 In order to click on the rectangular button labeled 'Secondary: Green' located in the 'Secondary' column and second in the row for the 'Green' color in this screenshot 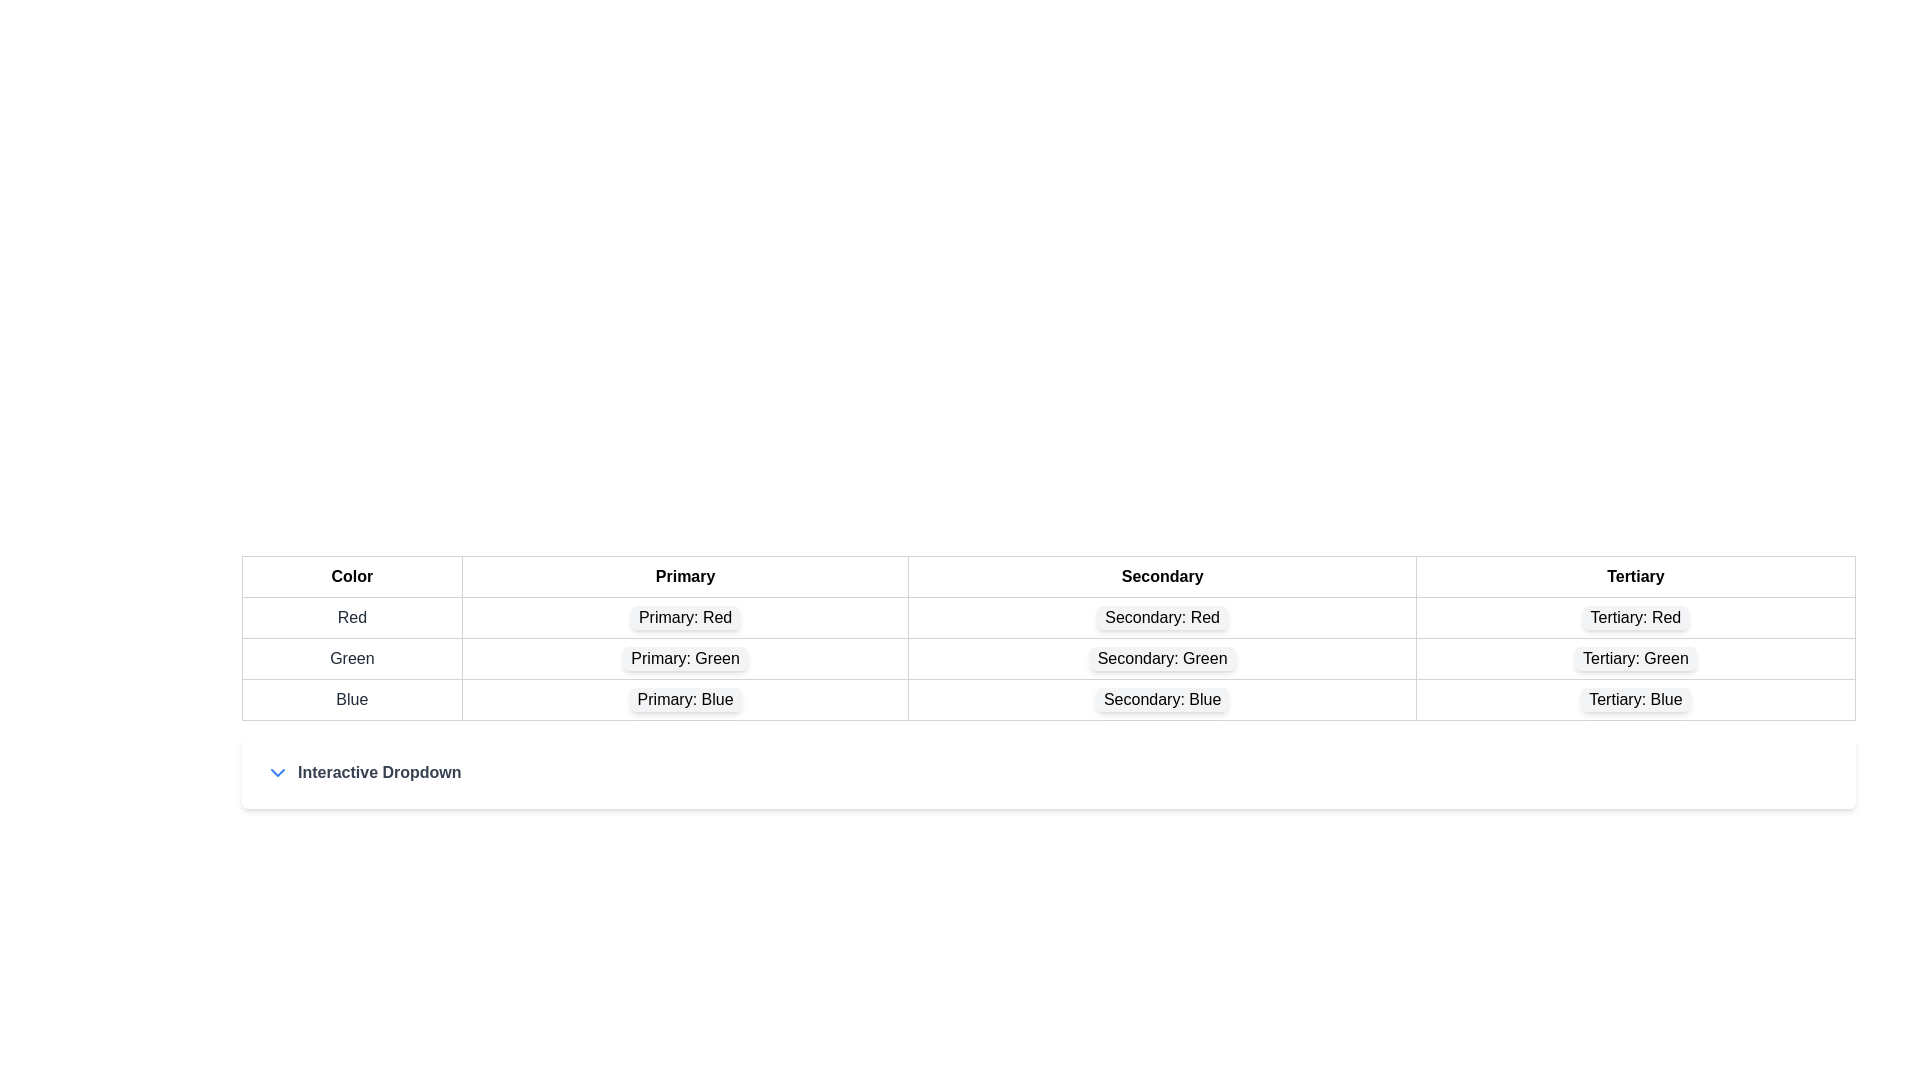, I will do `click(1162, 659)`.